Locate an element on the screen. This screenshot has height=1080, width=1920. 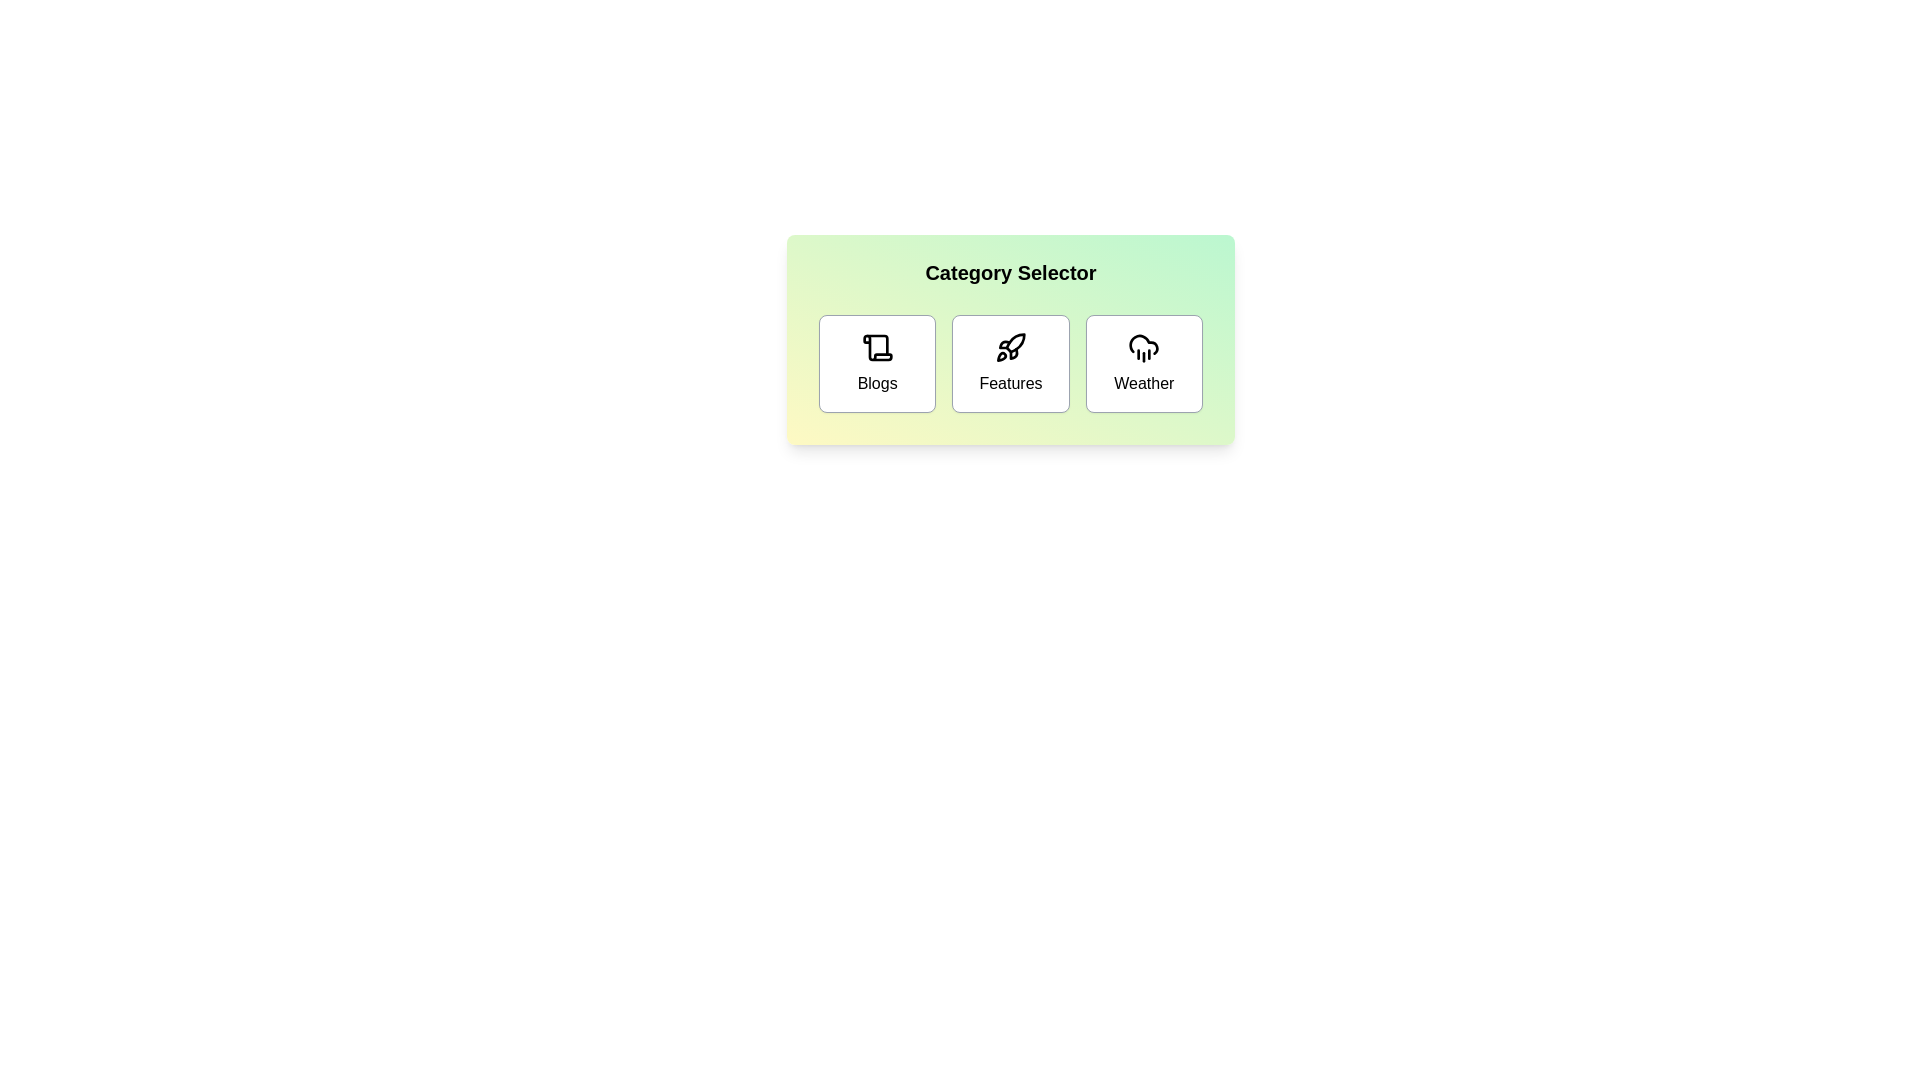
the category button labeled 'Blogs' to view its hover effects is located at coordinates (877, 363).